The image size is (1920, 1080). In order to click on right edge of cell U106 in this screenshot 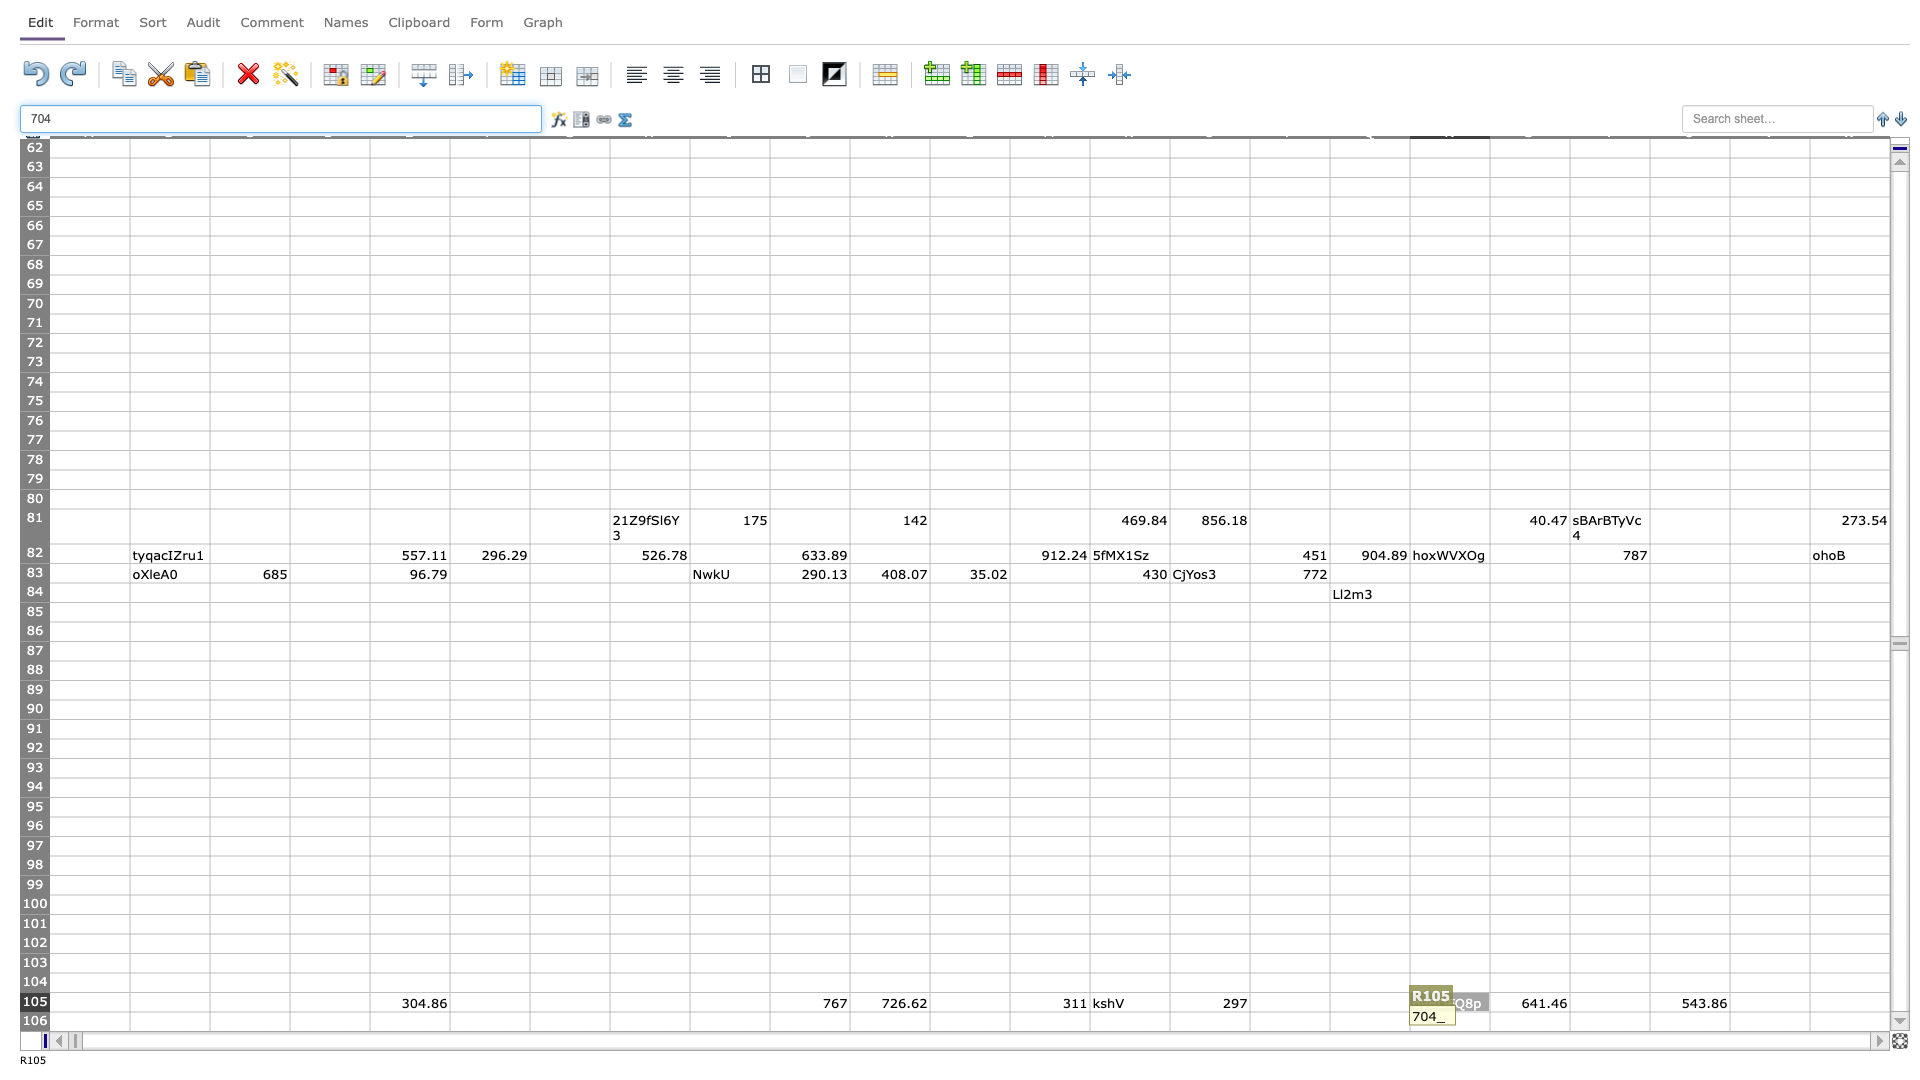, I will do `click(1728, 1021)`.